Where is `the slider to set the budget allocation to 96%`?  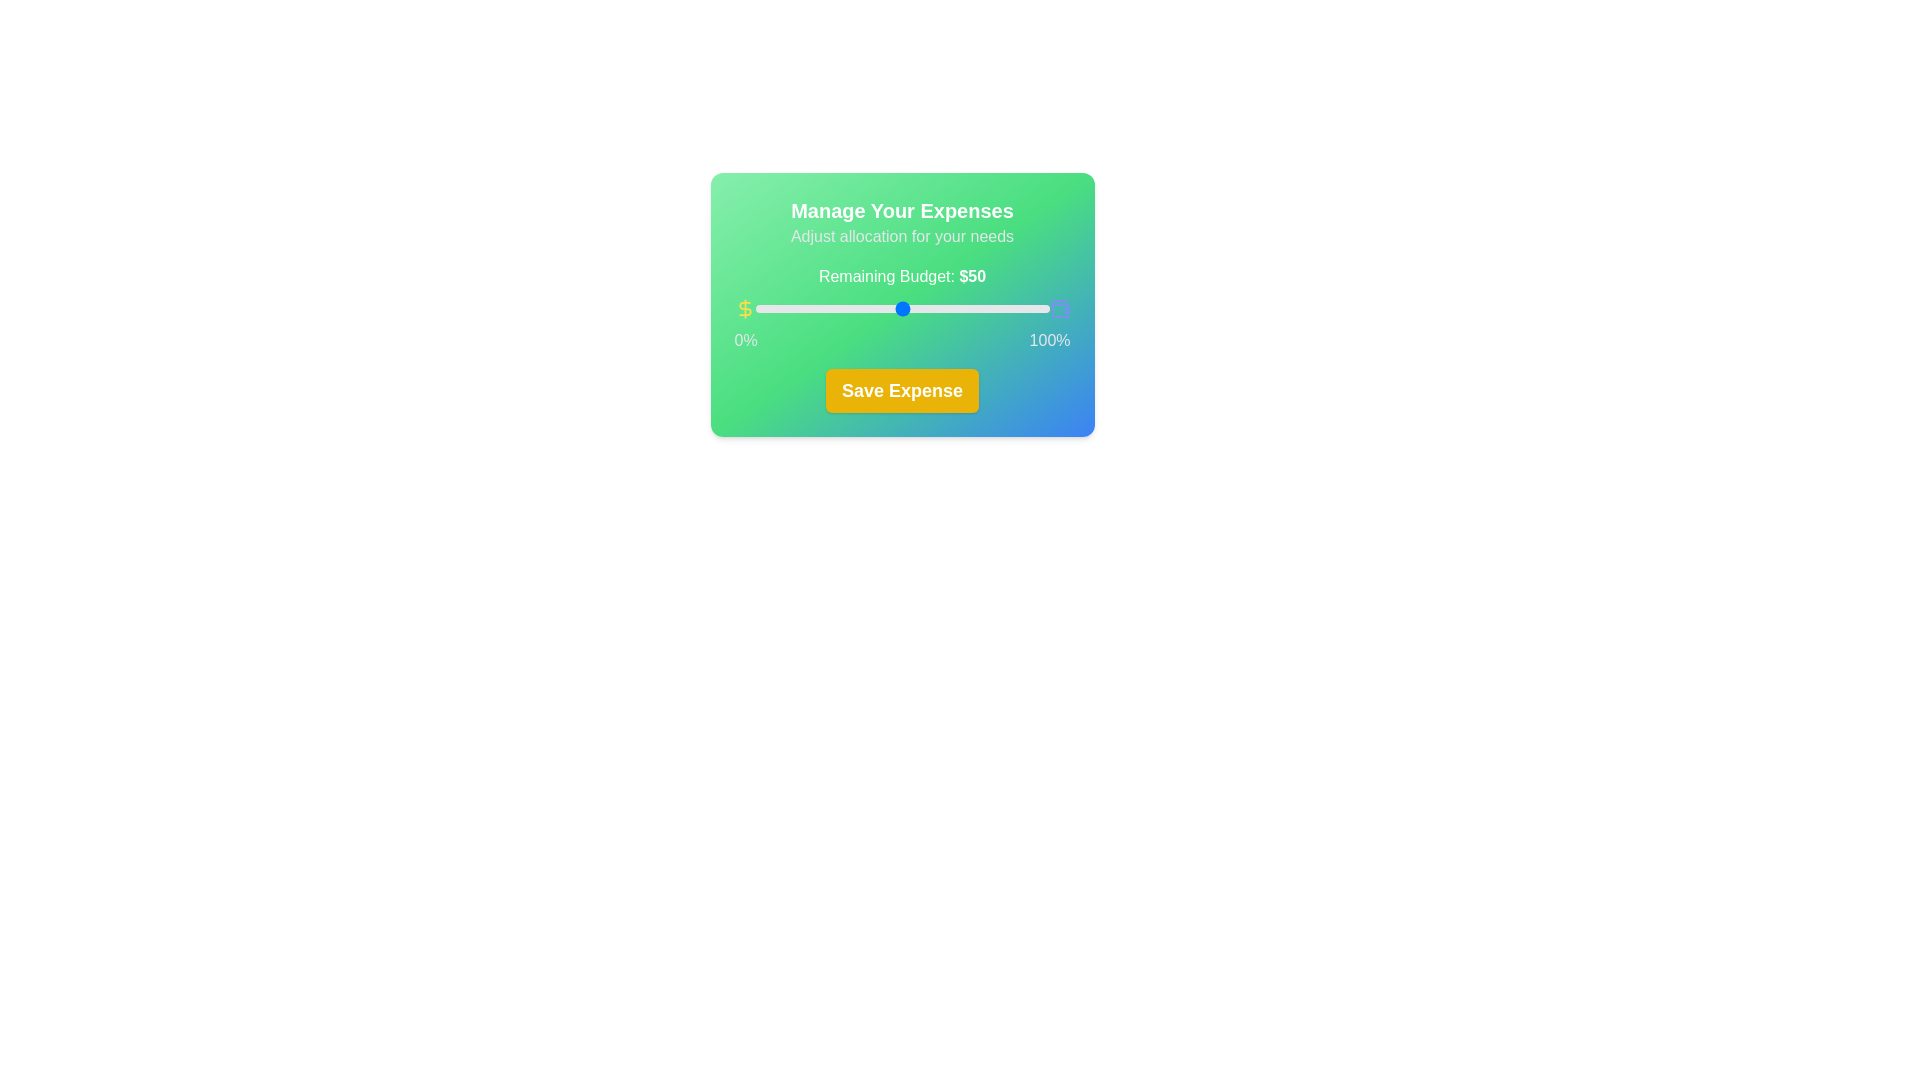 the slider to set the budget allocation to 96% is located at coordinates (1037, 308).